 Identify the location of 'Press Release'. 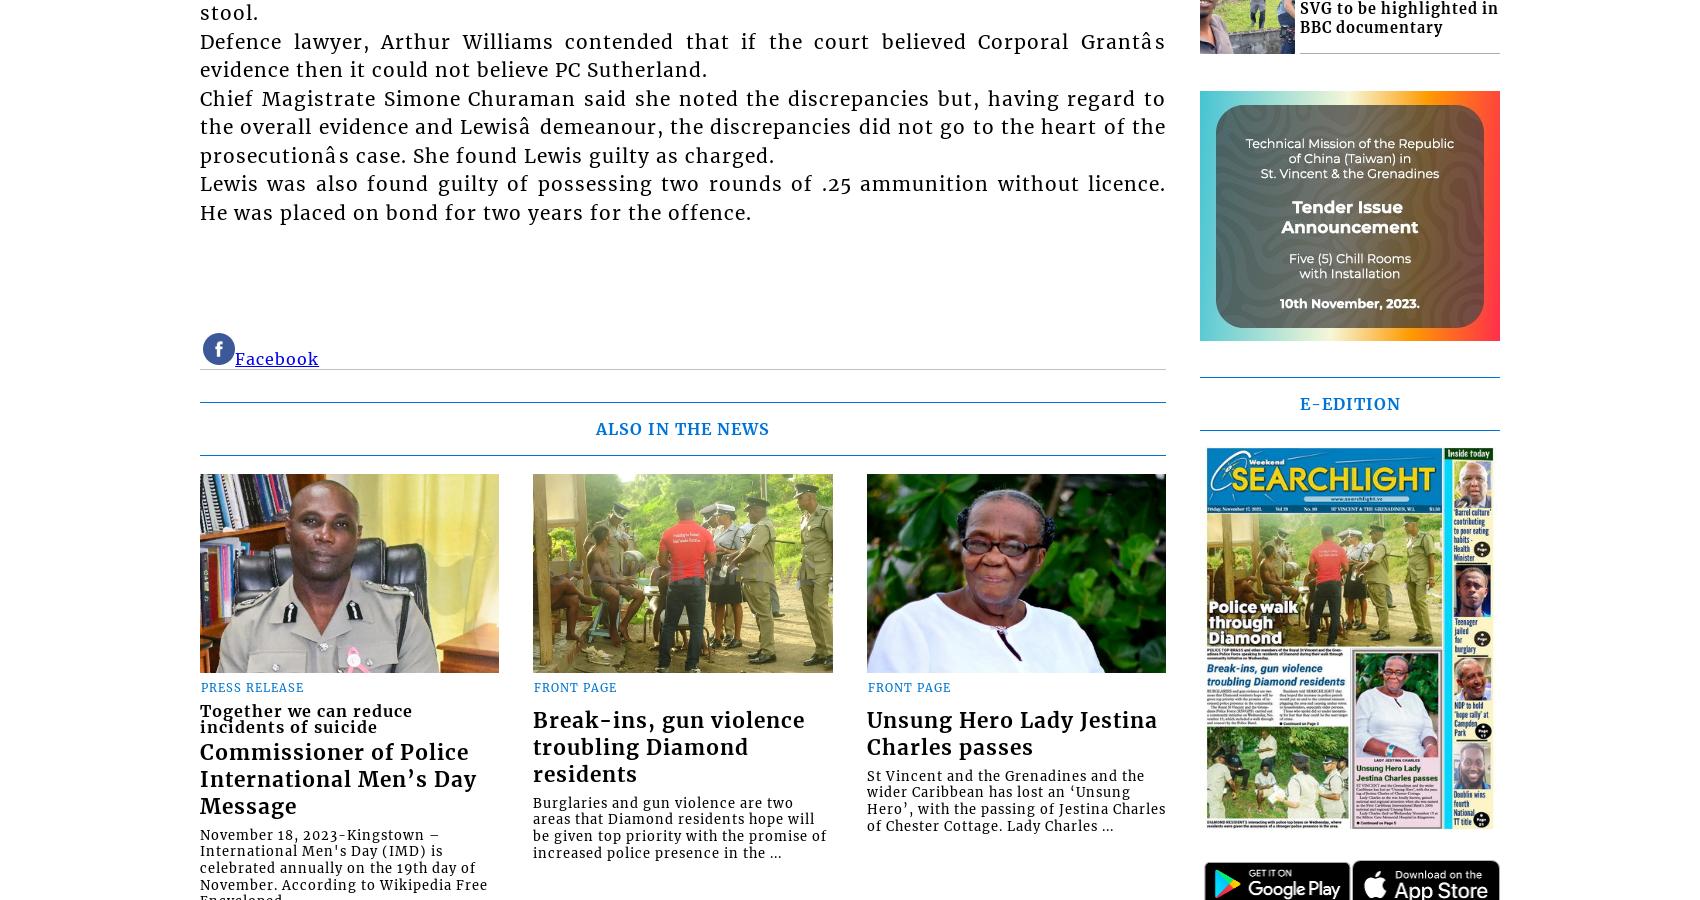
(252, 685).